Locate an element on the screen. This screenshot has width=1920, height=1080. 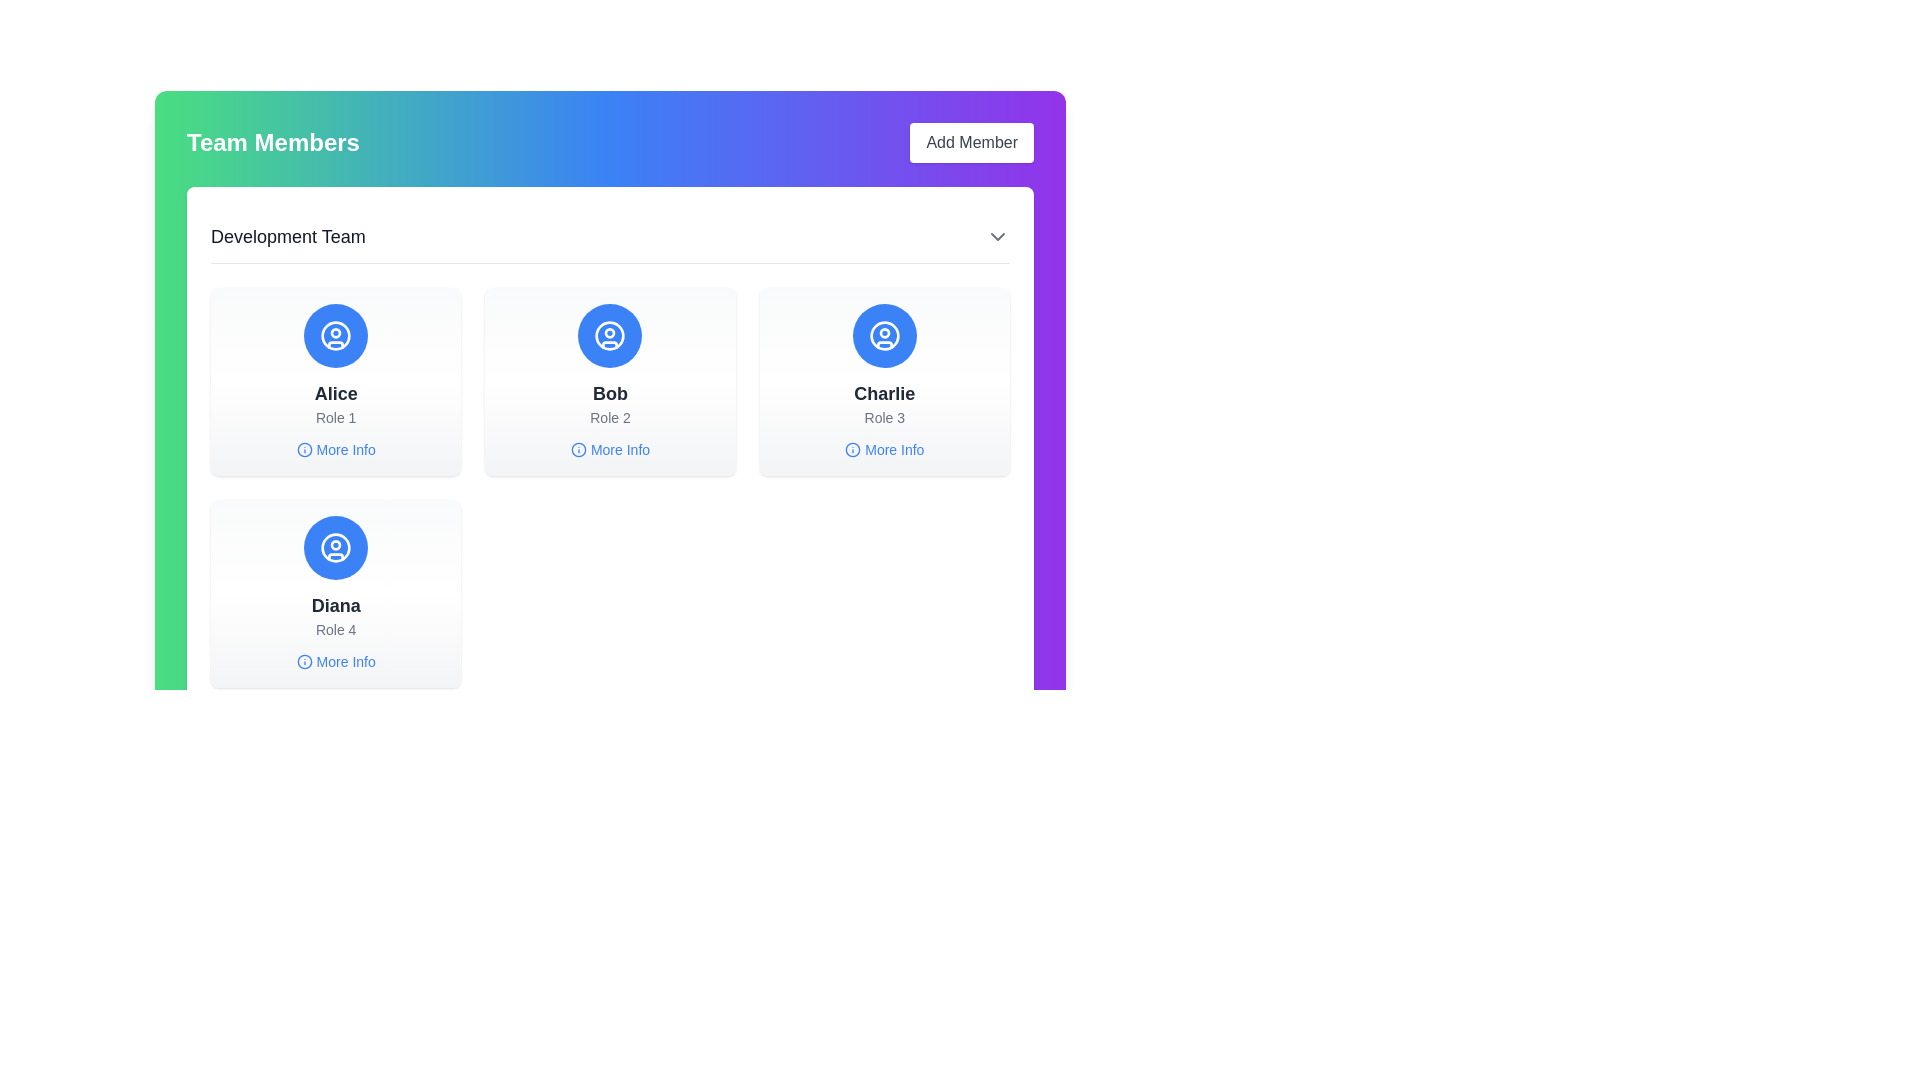
the user icon associated with 'Diana' located at the top of the card in the fourth position of the team grid is located at coordinates (336, 547).